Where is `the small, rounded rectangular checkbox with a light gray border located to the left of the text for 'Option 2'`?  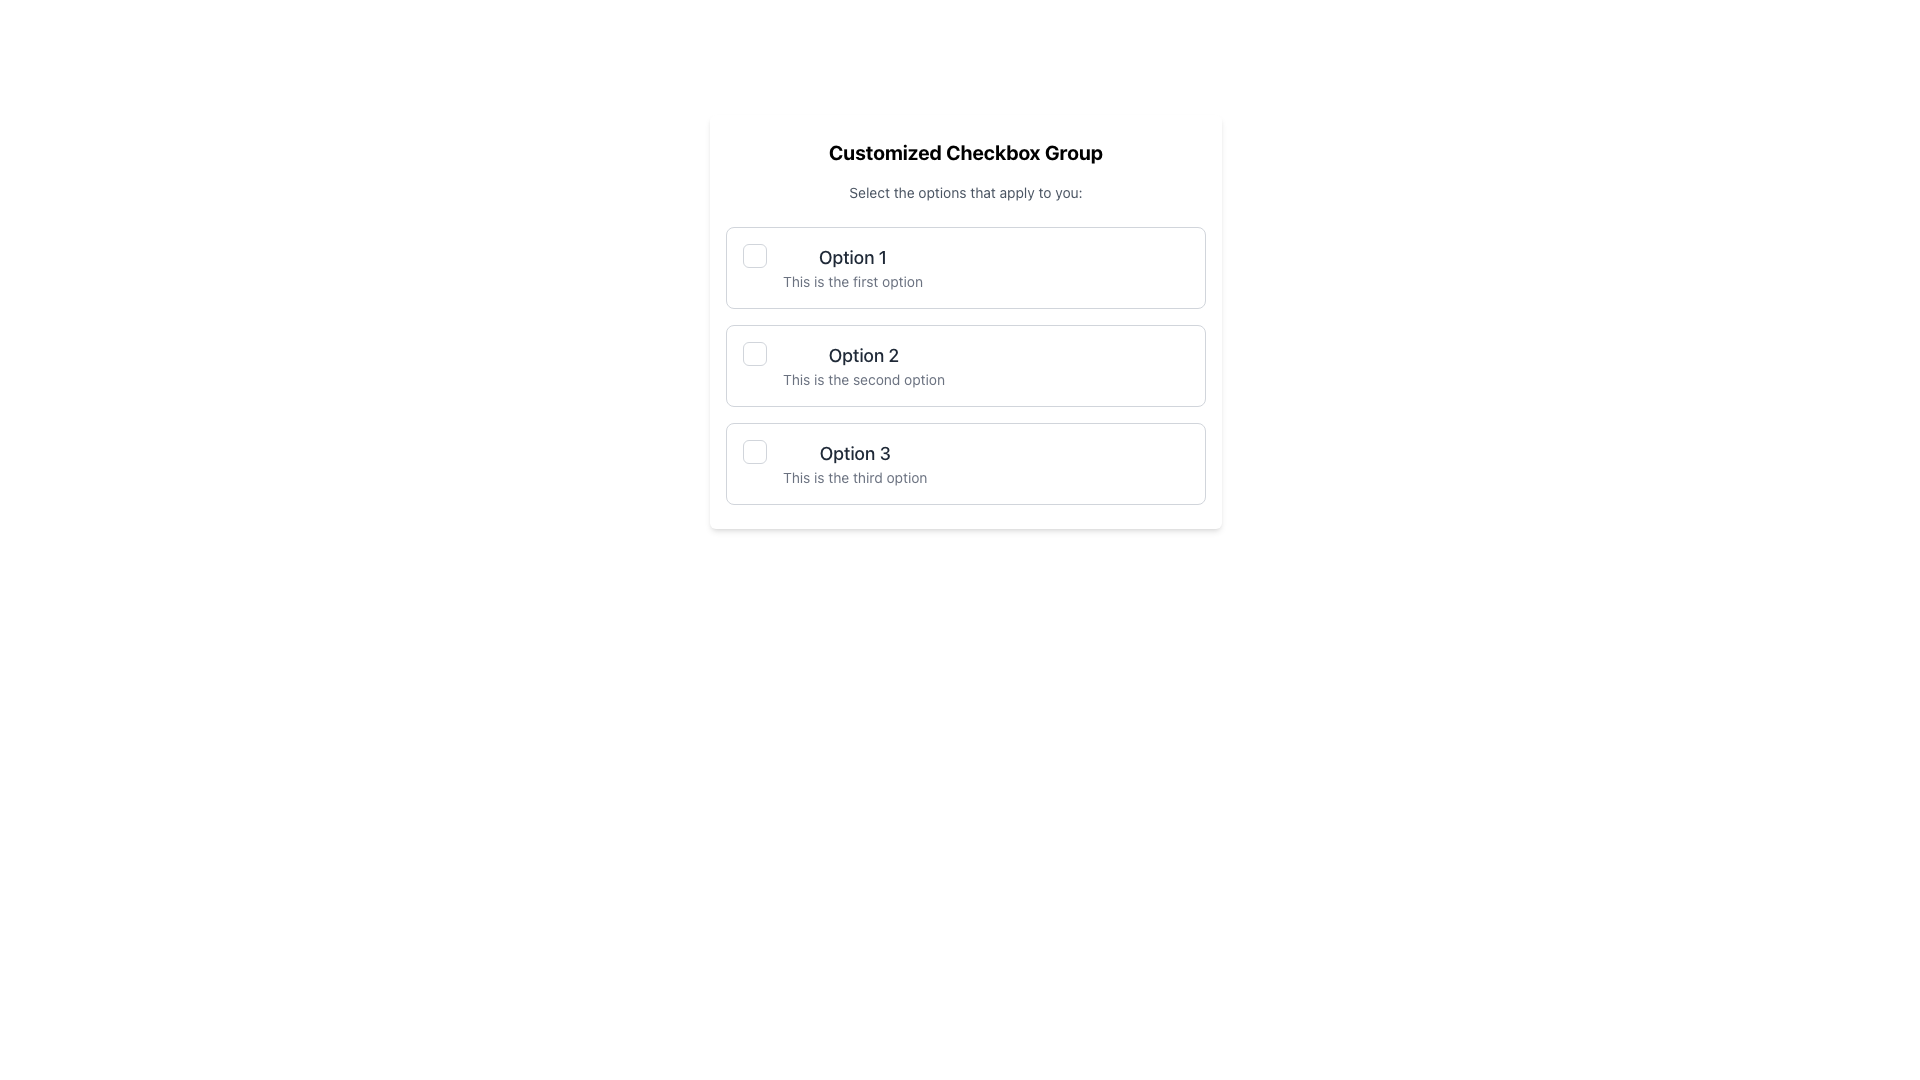 the small, rounded rectangular checkbox with a light gray border located to the left of the text for 'Option 2' is located at coordinates (753, 353).